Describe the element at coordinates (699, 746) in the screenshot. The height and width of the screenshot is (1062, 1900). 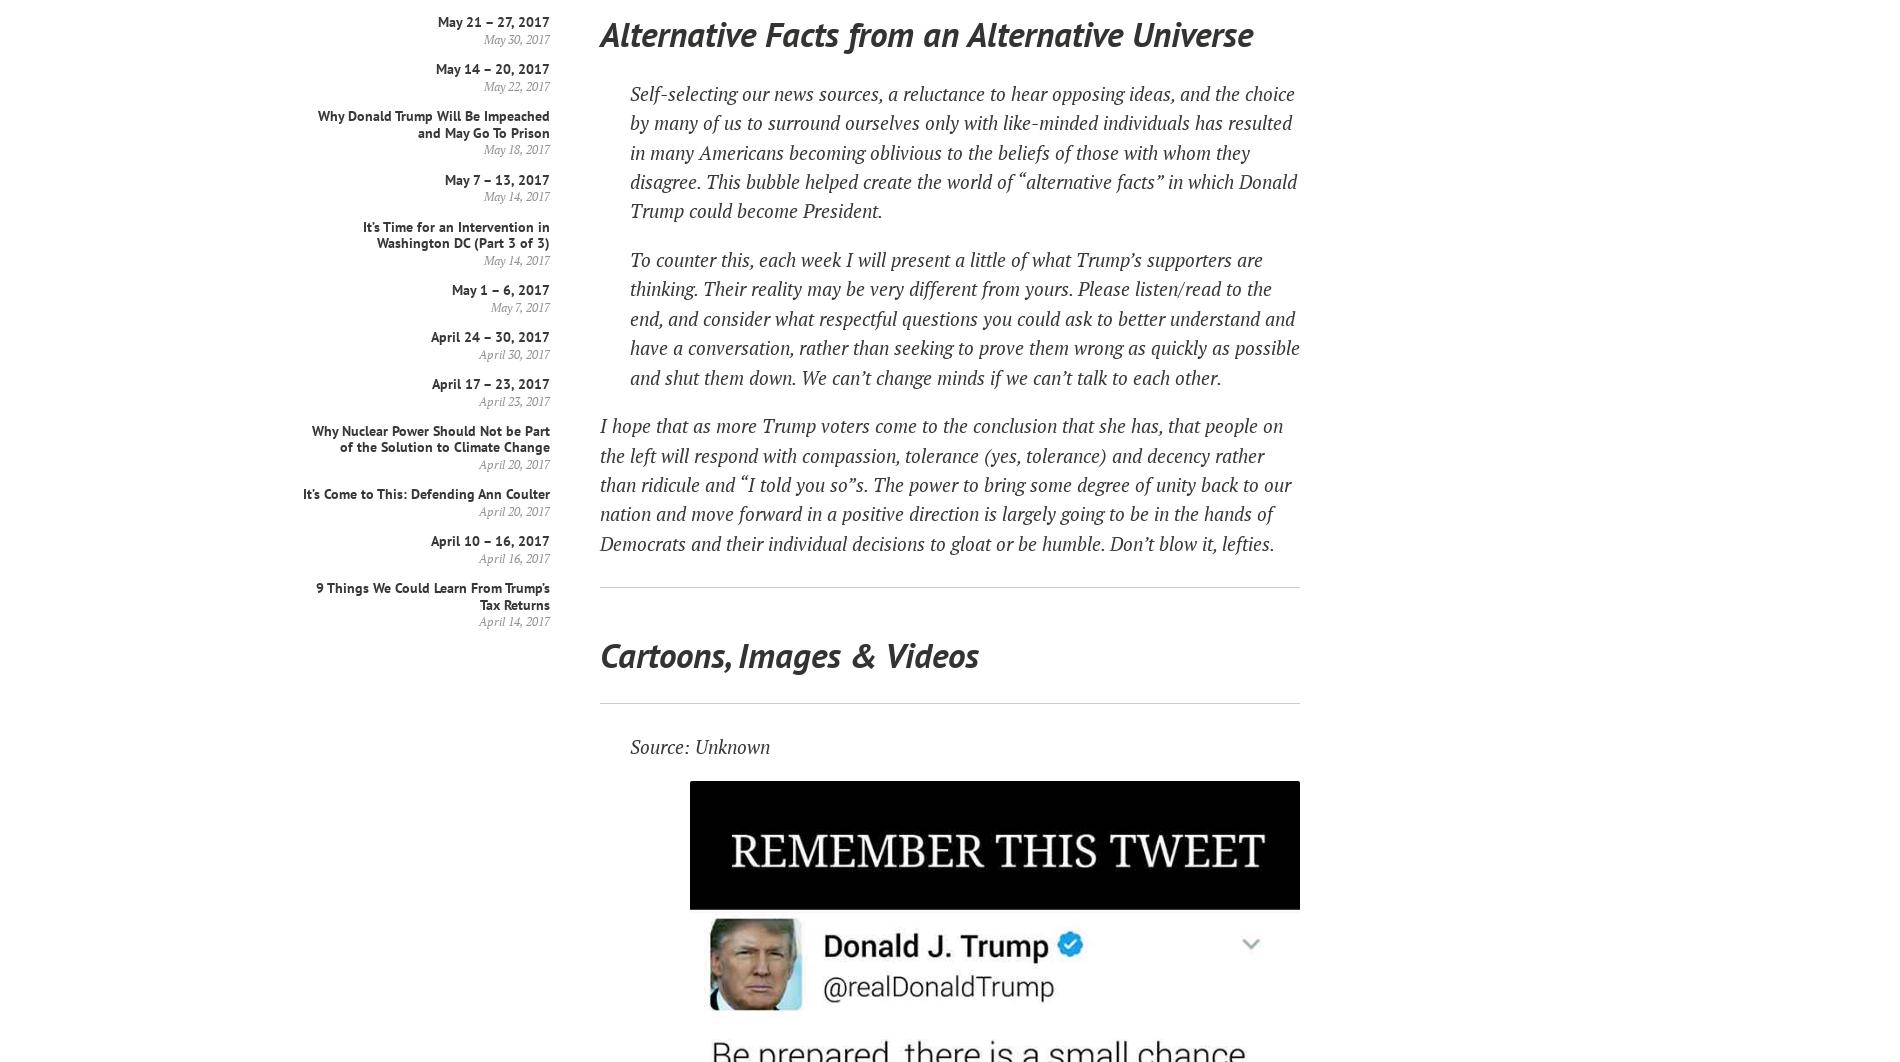
I see `'Source: Unknown'` at that location.